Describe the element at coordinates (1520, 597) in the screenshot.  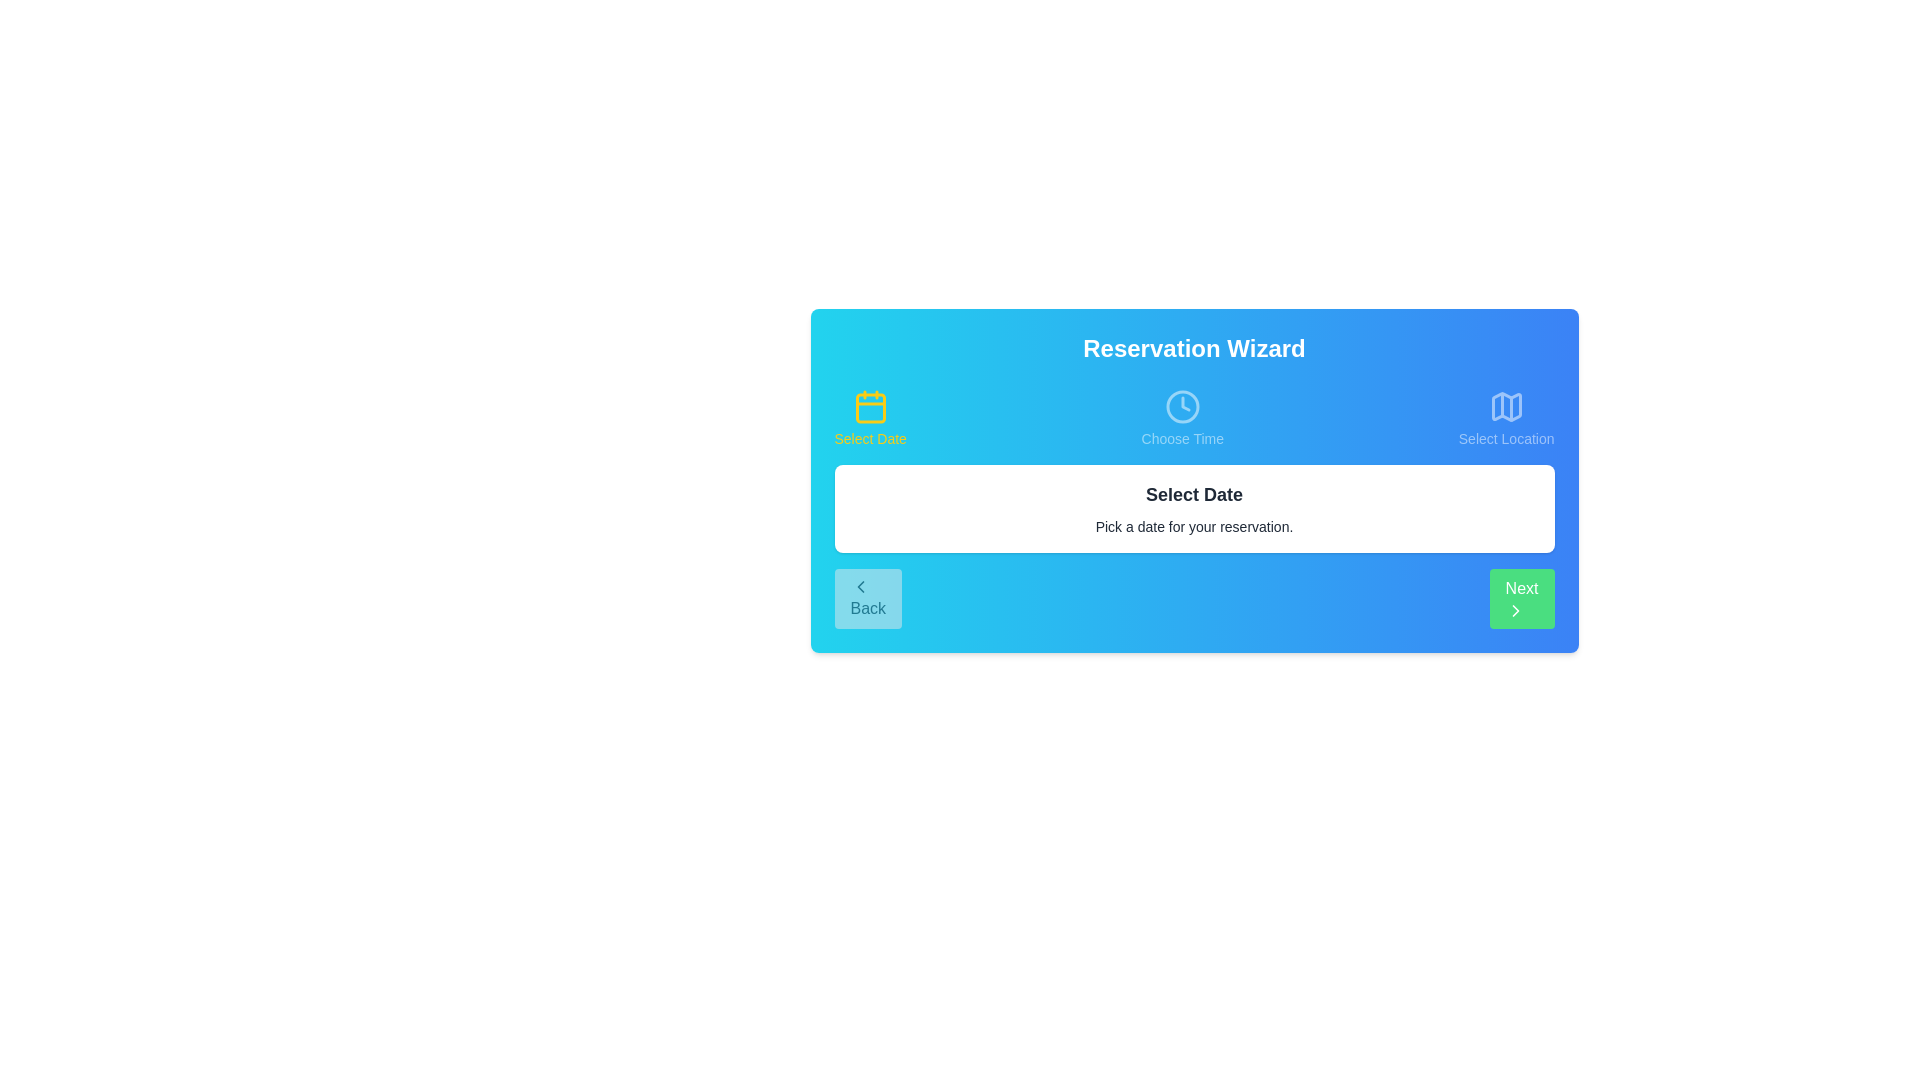
I see `the 'Next' button to navigate to the next step` at that location.